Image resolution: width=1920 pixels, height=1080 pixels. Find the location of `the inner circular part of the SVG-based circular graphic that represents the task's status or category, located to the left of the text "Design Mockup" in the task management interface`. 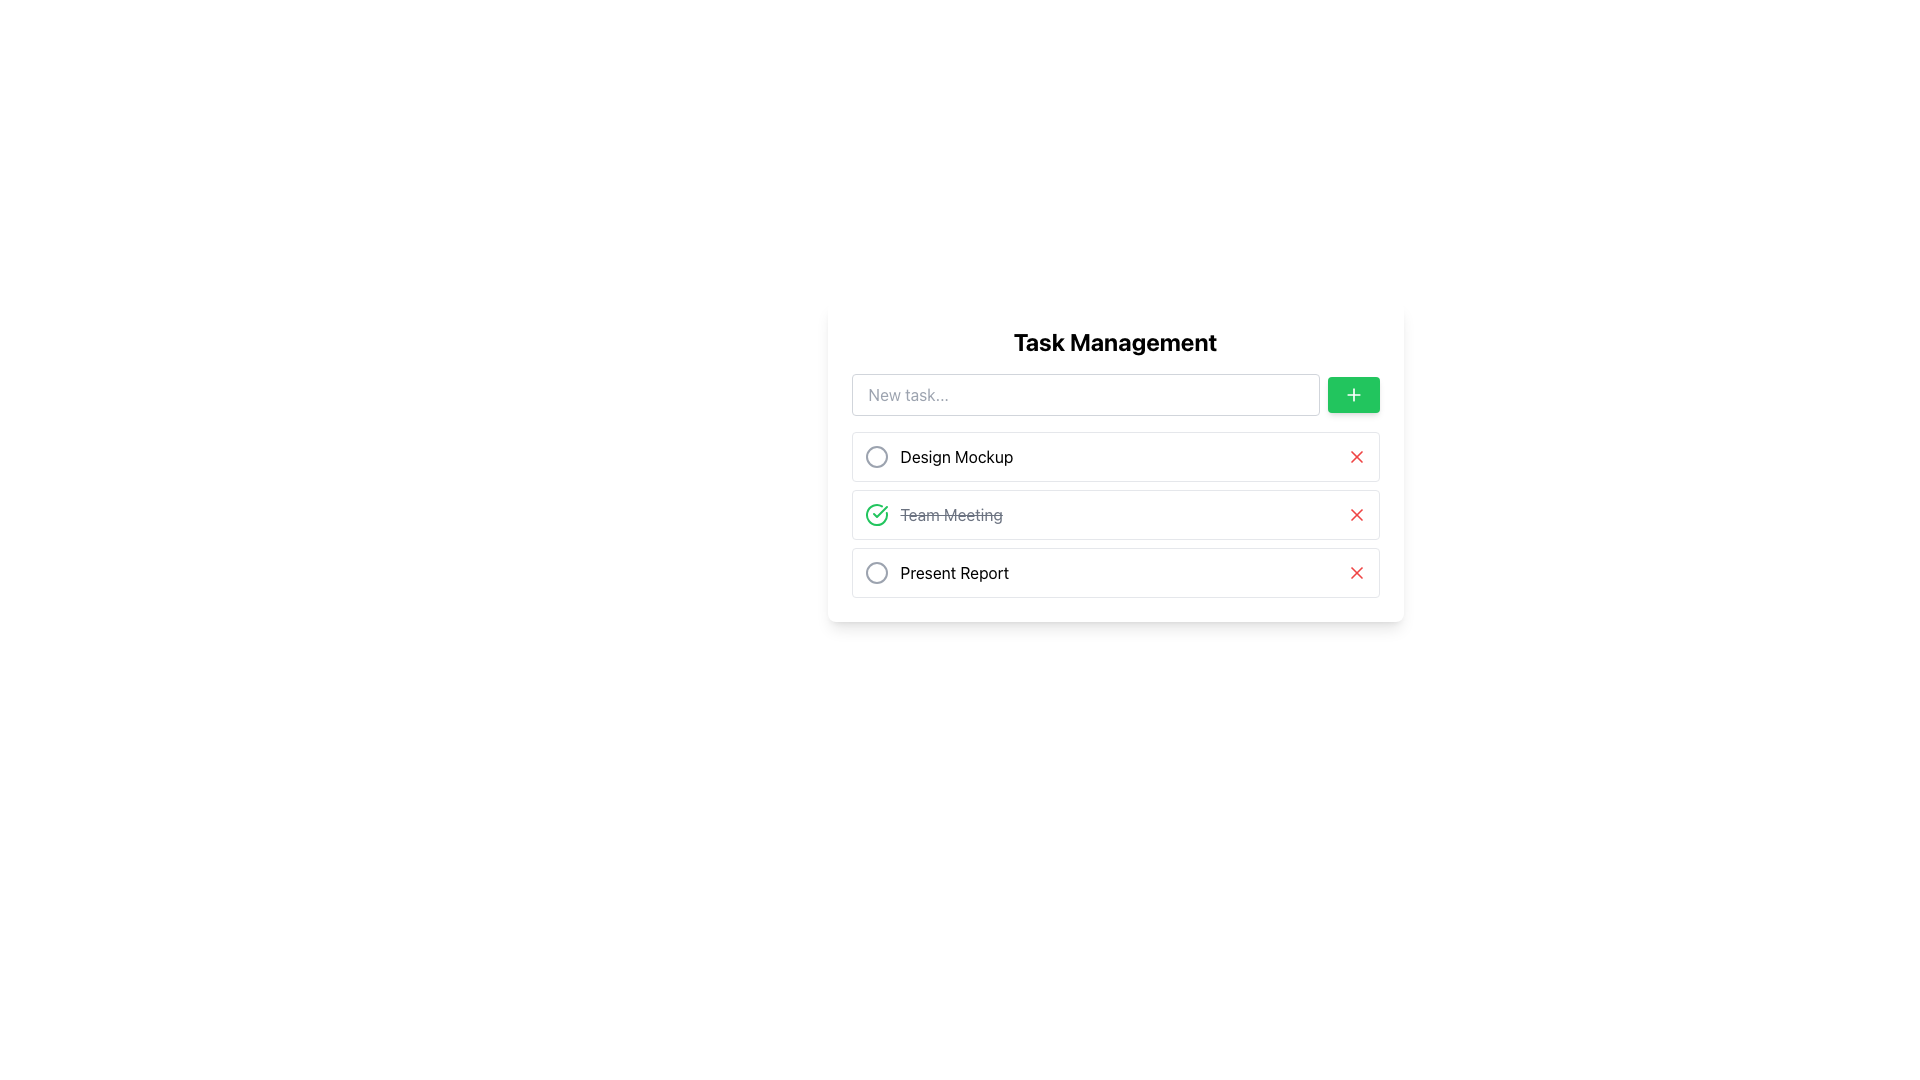

the inner circular part of the SVG-based circular graphic that represents the task's status or category, located to the left of the text "Design Mockup" in the task management interface is located at coordinates (876, 456).